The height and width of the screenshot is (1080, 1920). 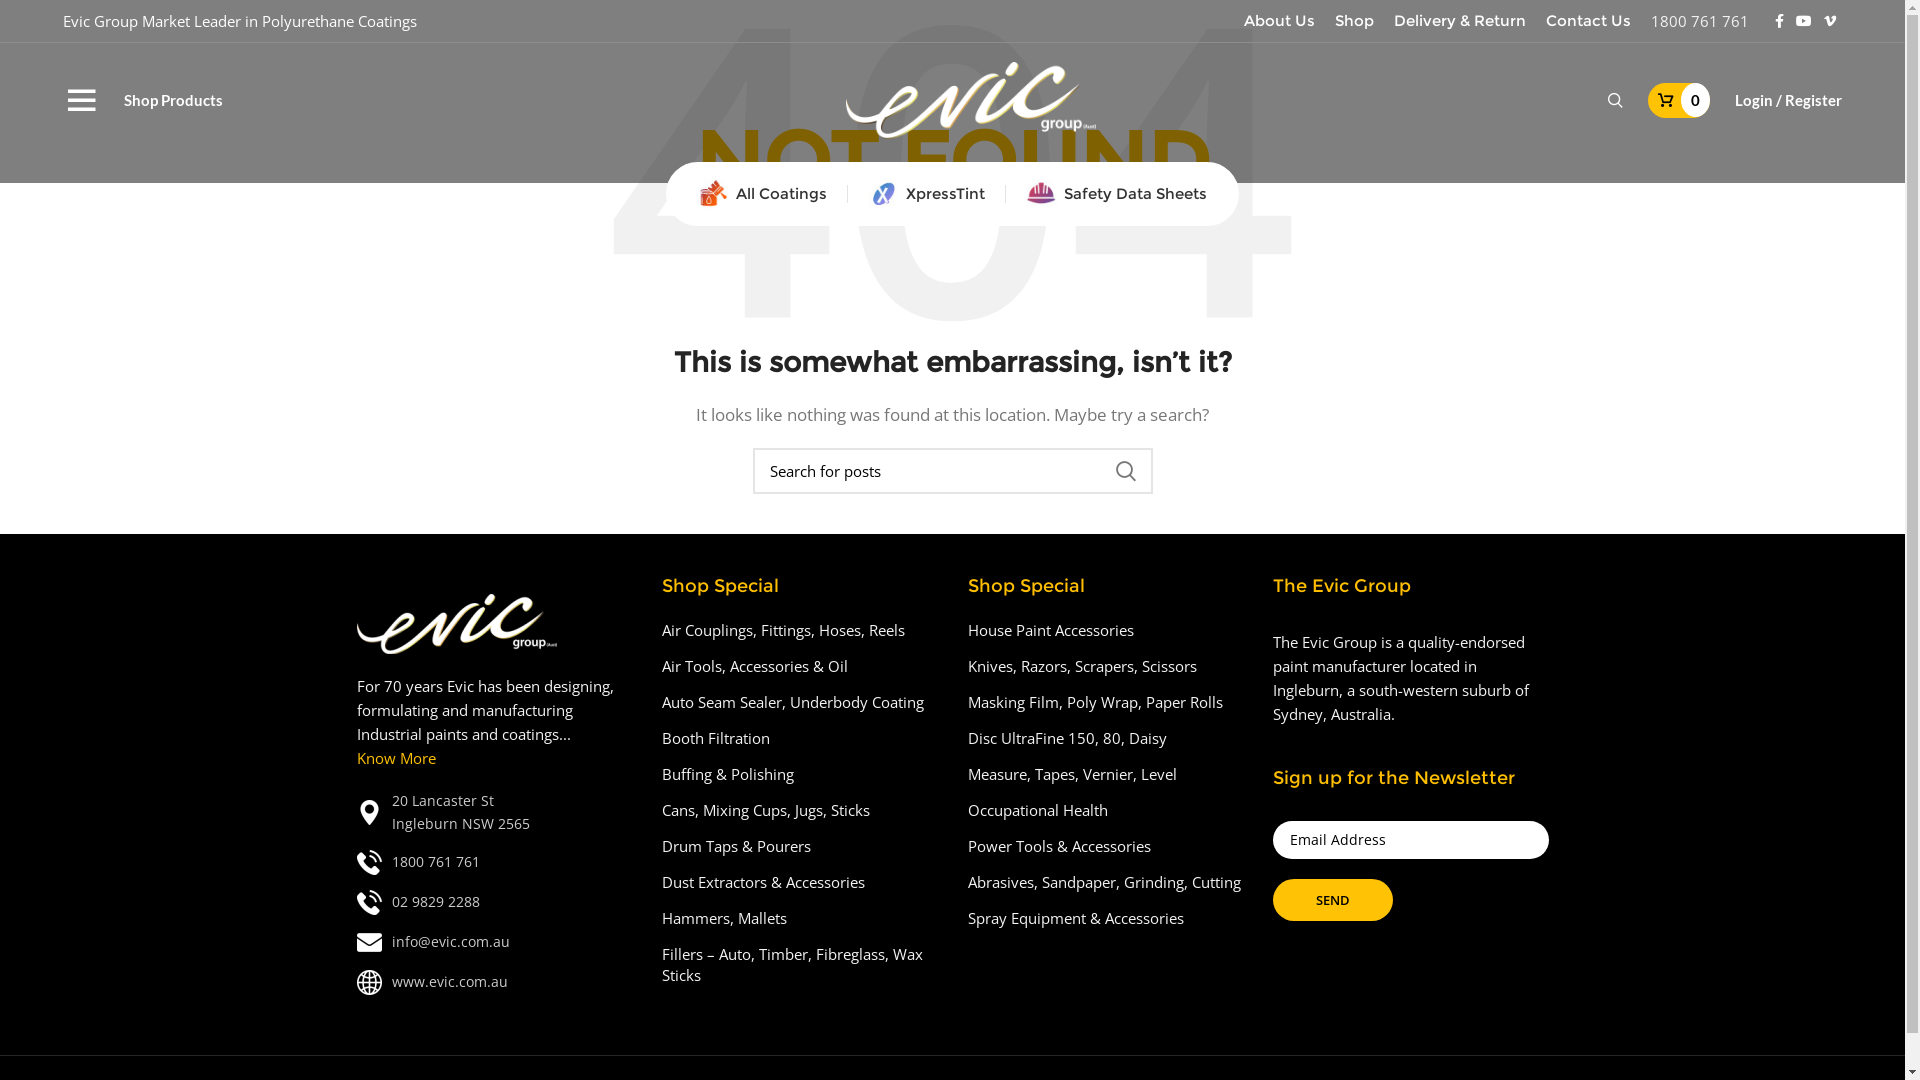 I want to click on 'All Coatings', so click(x=761, y=193).